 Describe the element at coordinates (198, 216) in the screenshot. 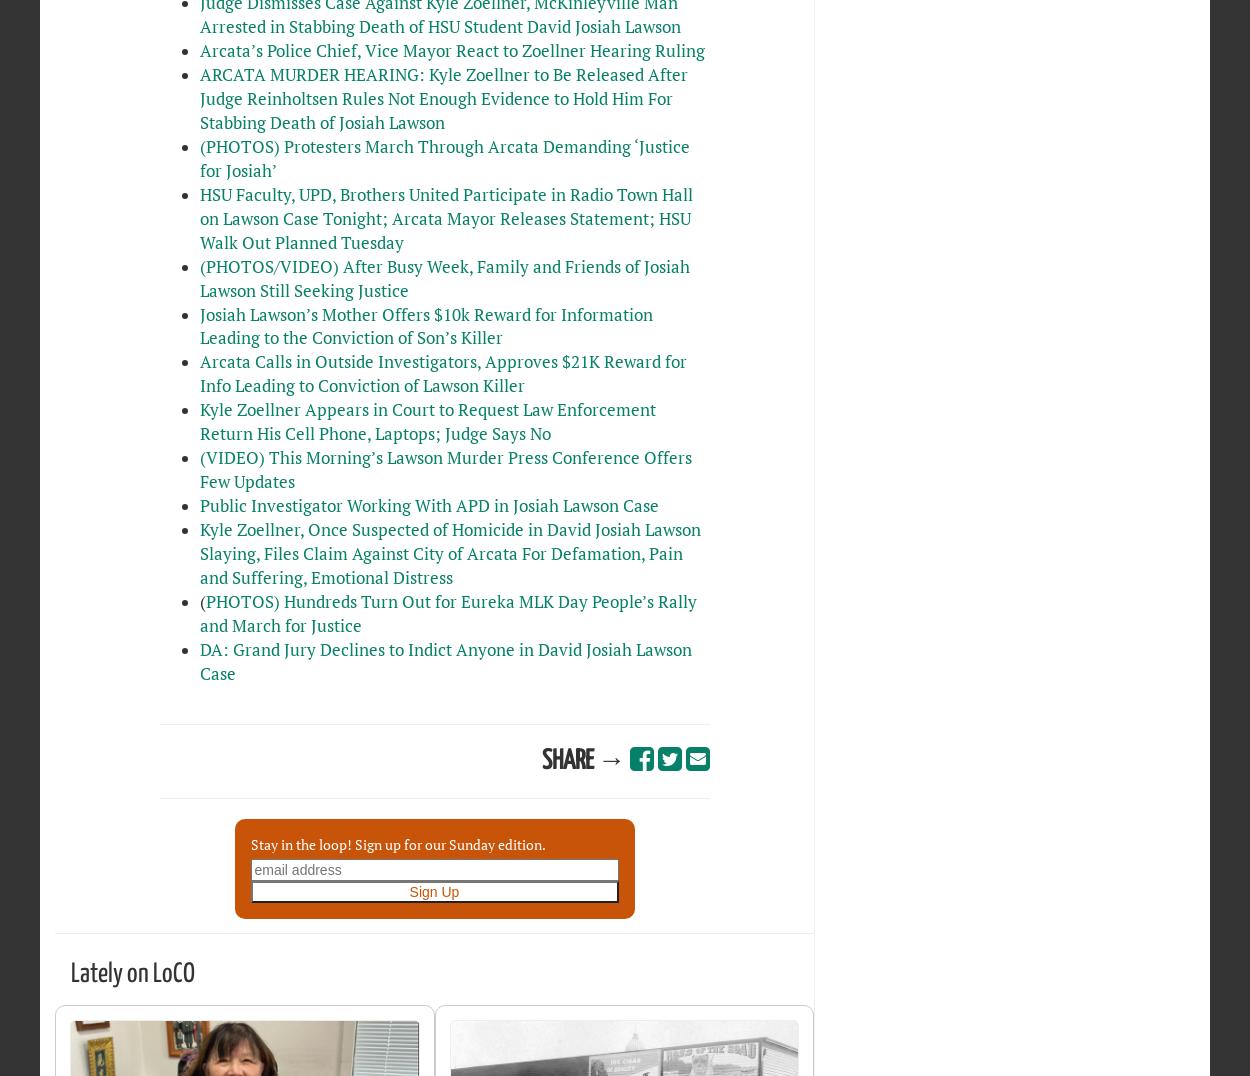

I see `'HSU Faculty, UPD, Brothers United Participate in Radio Town Hall on Lawson Case Tonight; Arcata Mayor Releases Statement; HSU Walk Out Planned Tuesday'` at that location.